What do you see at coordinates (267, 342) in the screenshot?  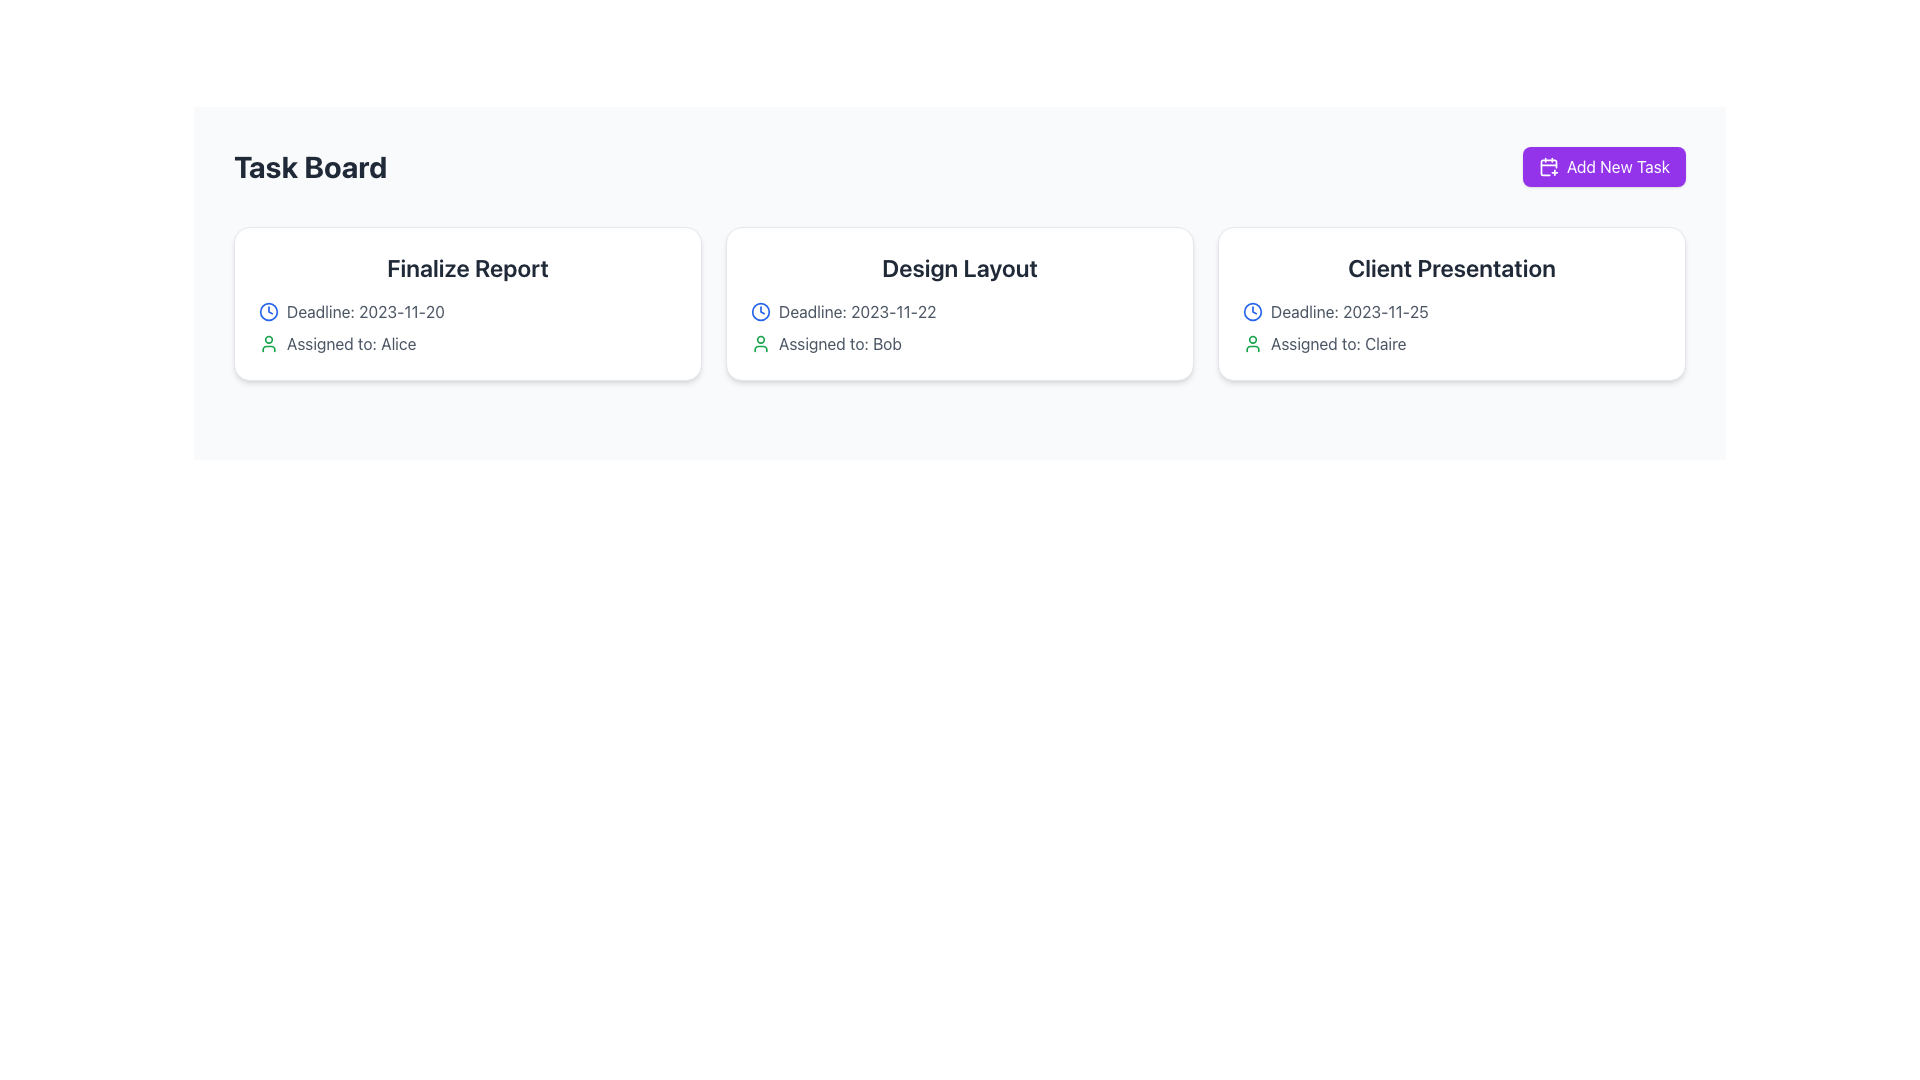 I see `the user icon element, which is styled in green with a circular head and shoulders, located to the left of the text 'Assigned to: Alice' in the 'Finalize Report' card` at bounding box center [267, 342].